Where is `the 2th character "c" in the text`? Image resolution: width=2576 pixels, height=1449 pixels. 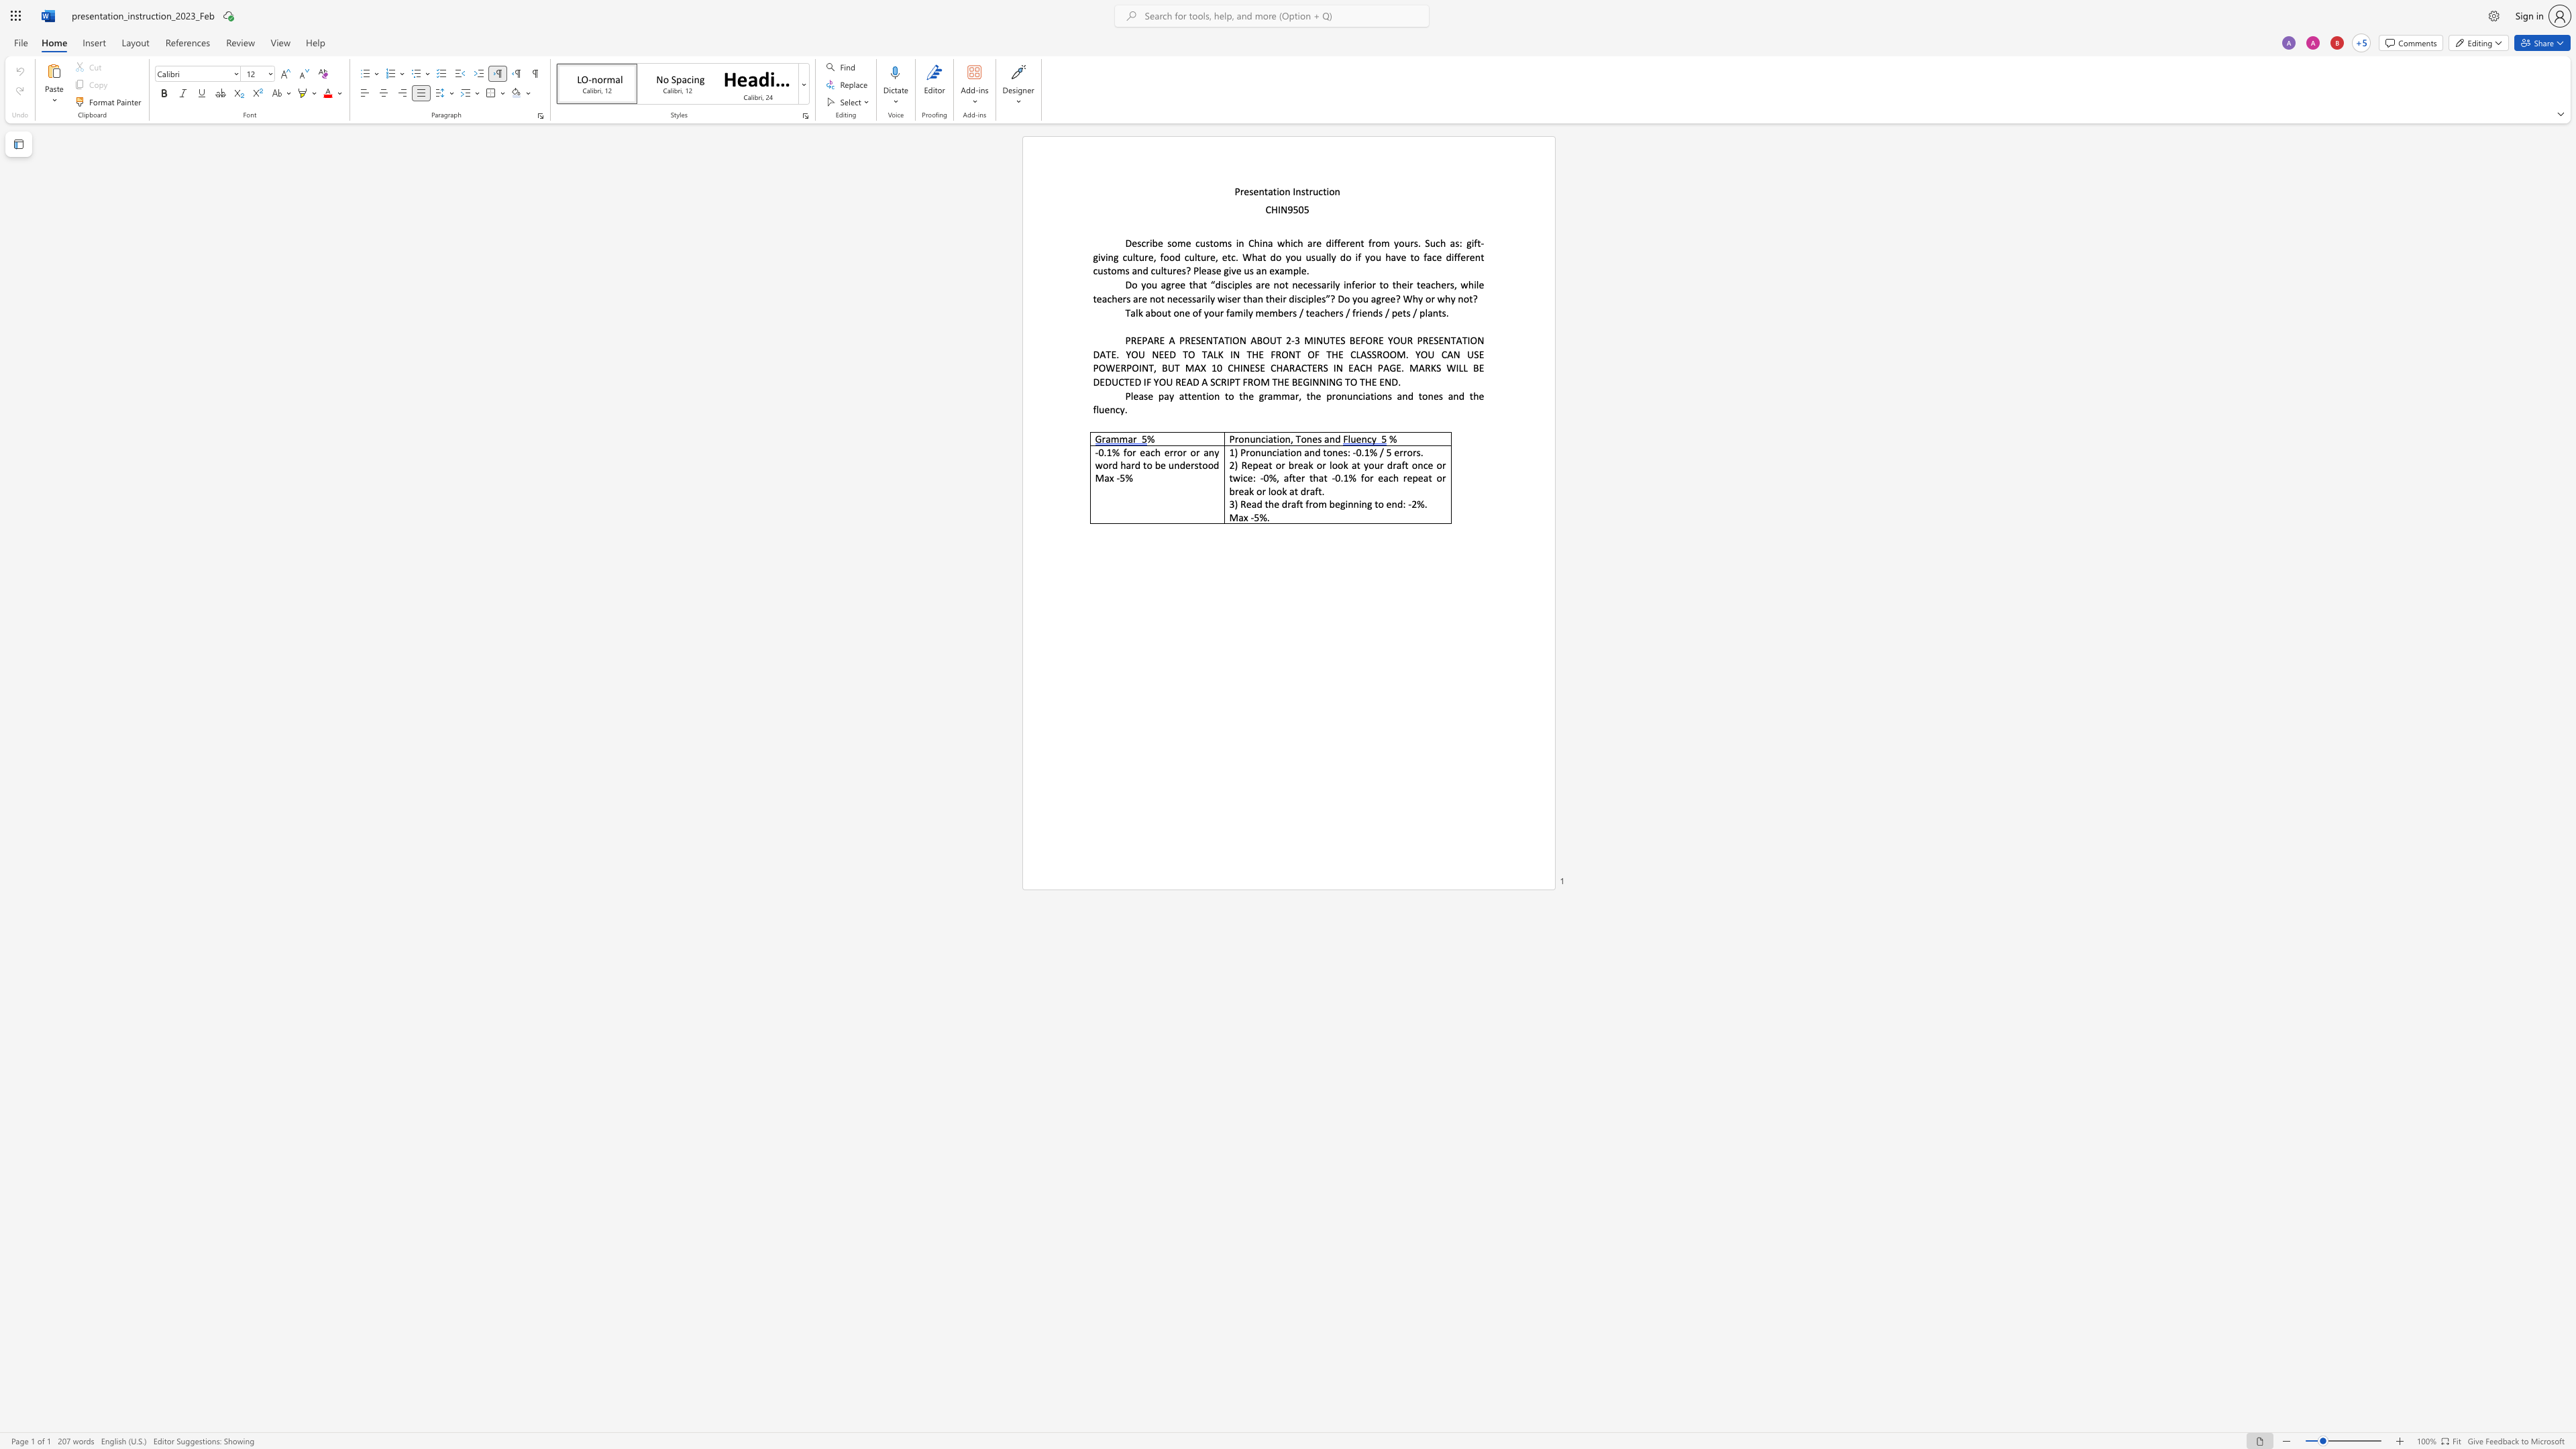
the 2th character "c" in the text is located at coordinates (1118, 409).